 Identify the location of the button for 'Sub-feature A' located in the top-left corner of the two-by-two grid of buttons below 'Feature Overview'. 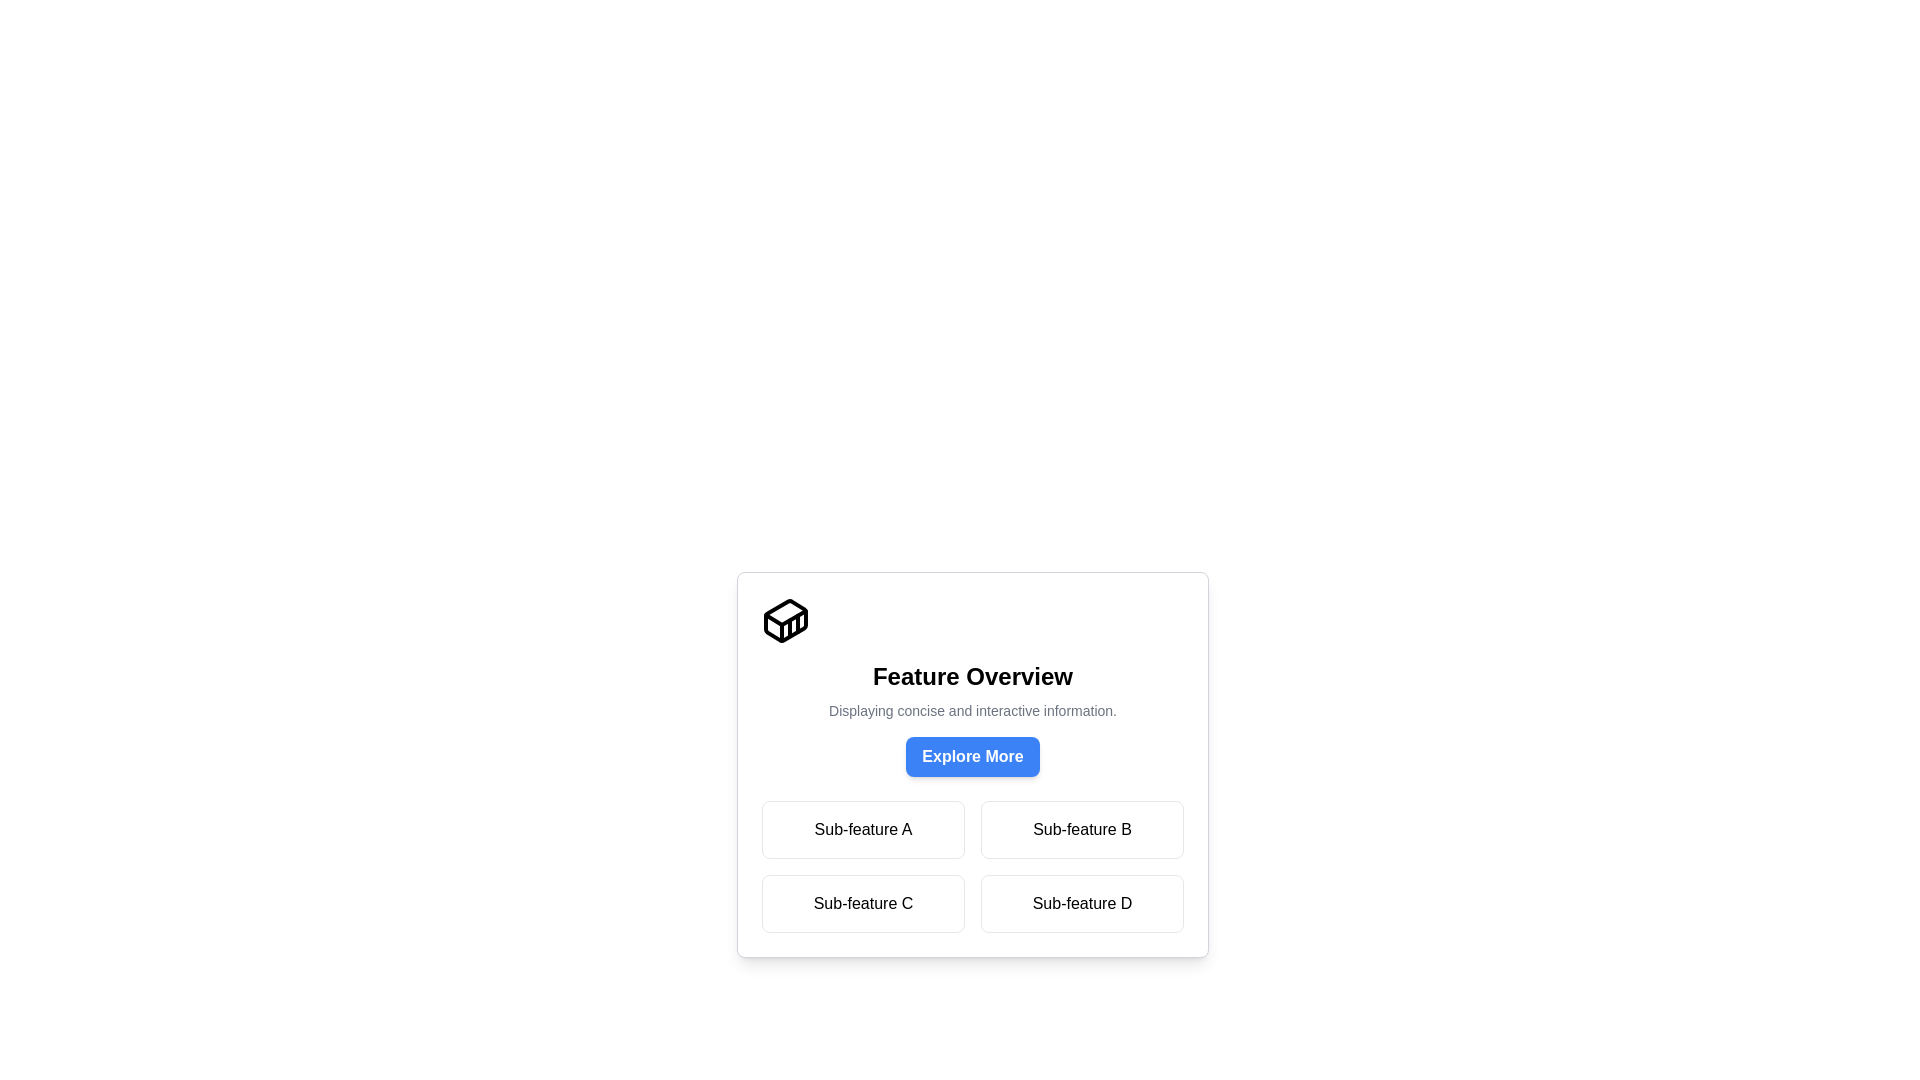
(863, 829).